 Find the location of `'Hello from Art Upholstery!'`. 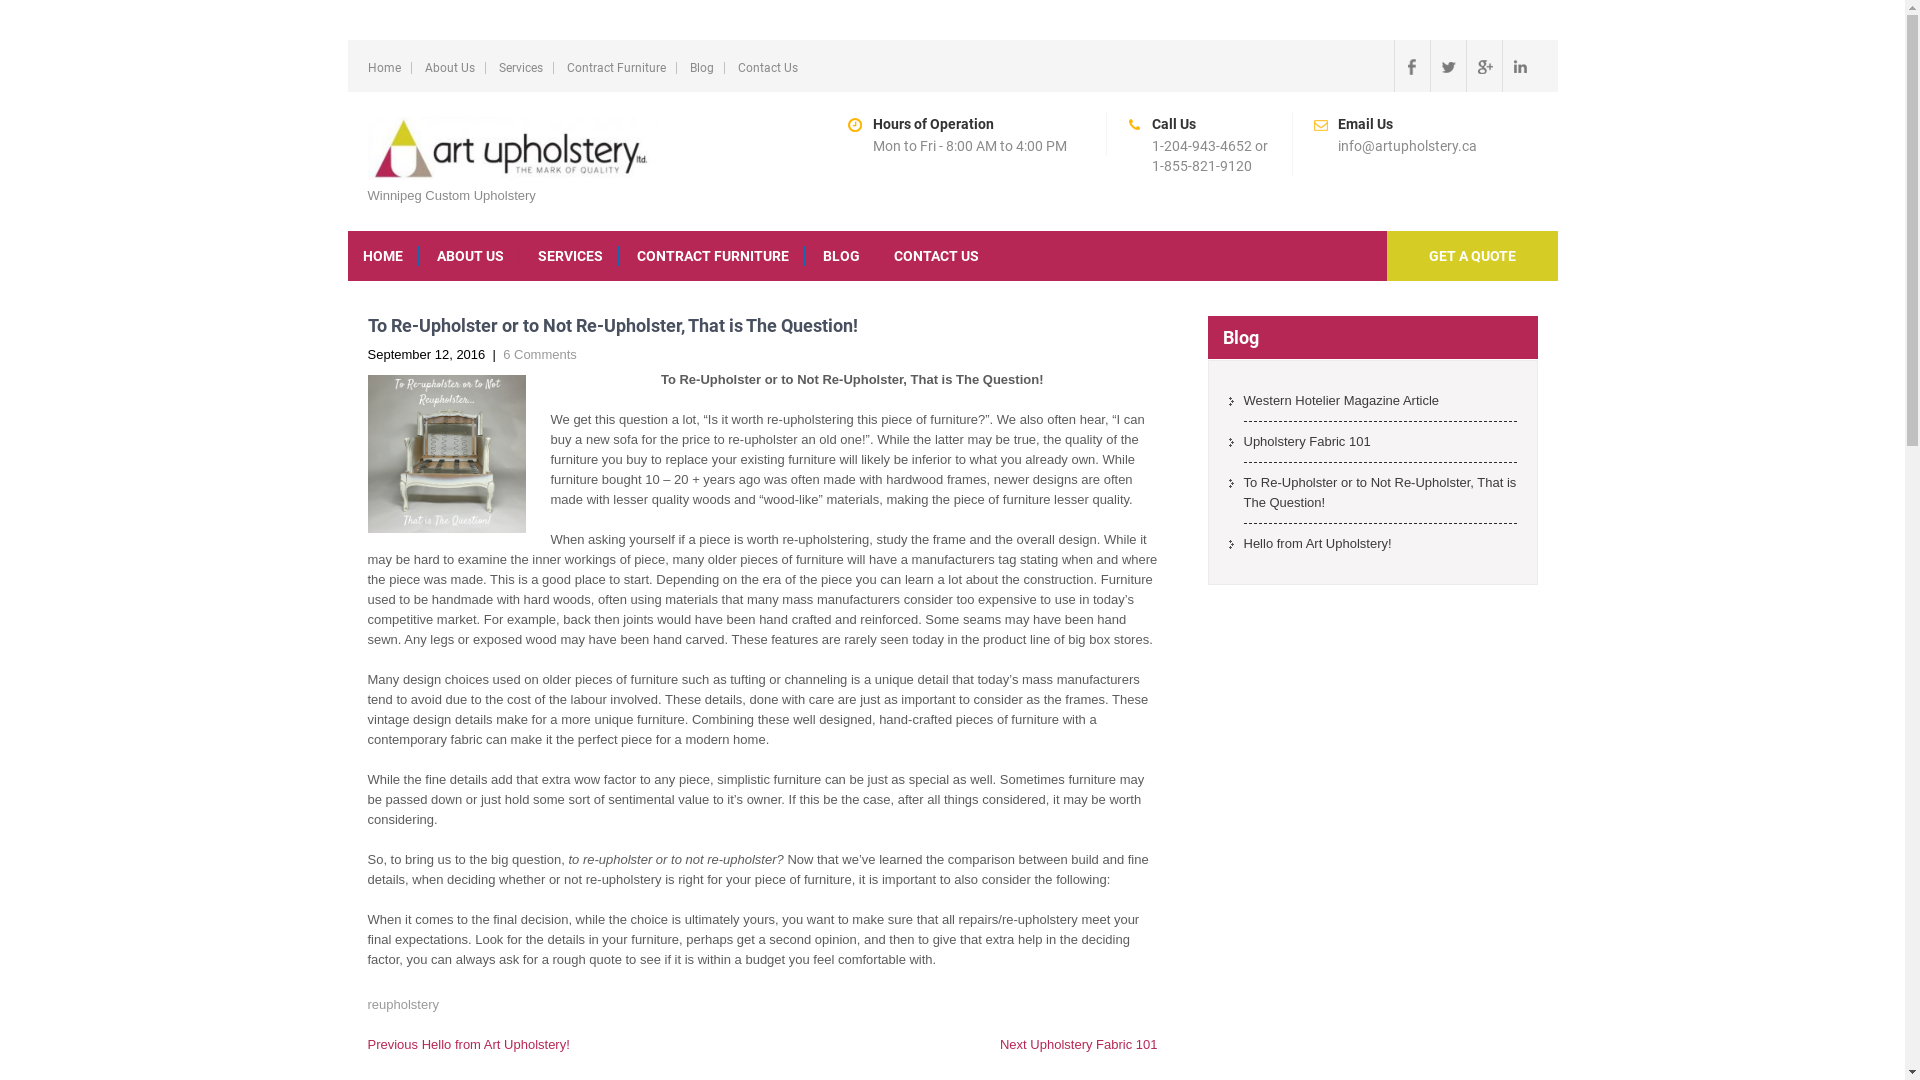

'Hello from Art Upholstery!' is located at coordinates (1379, 548).